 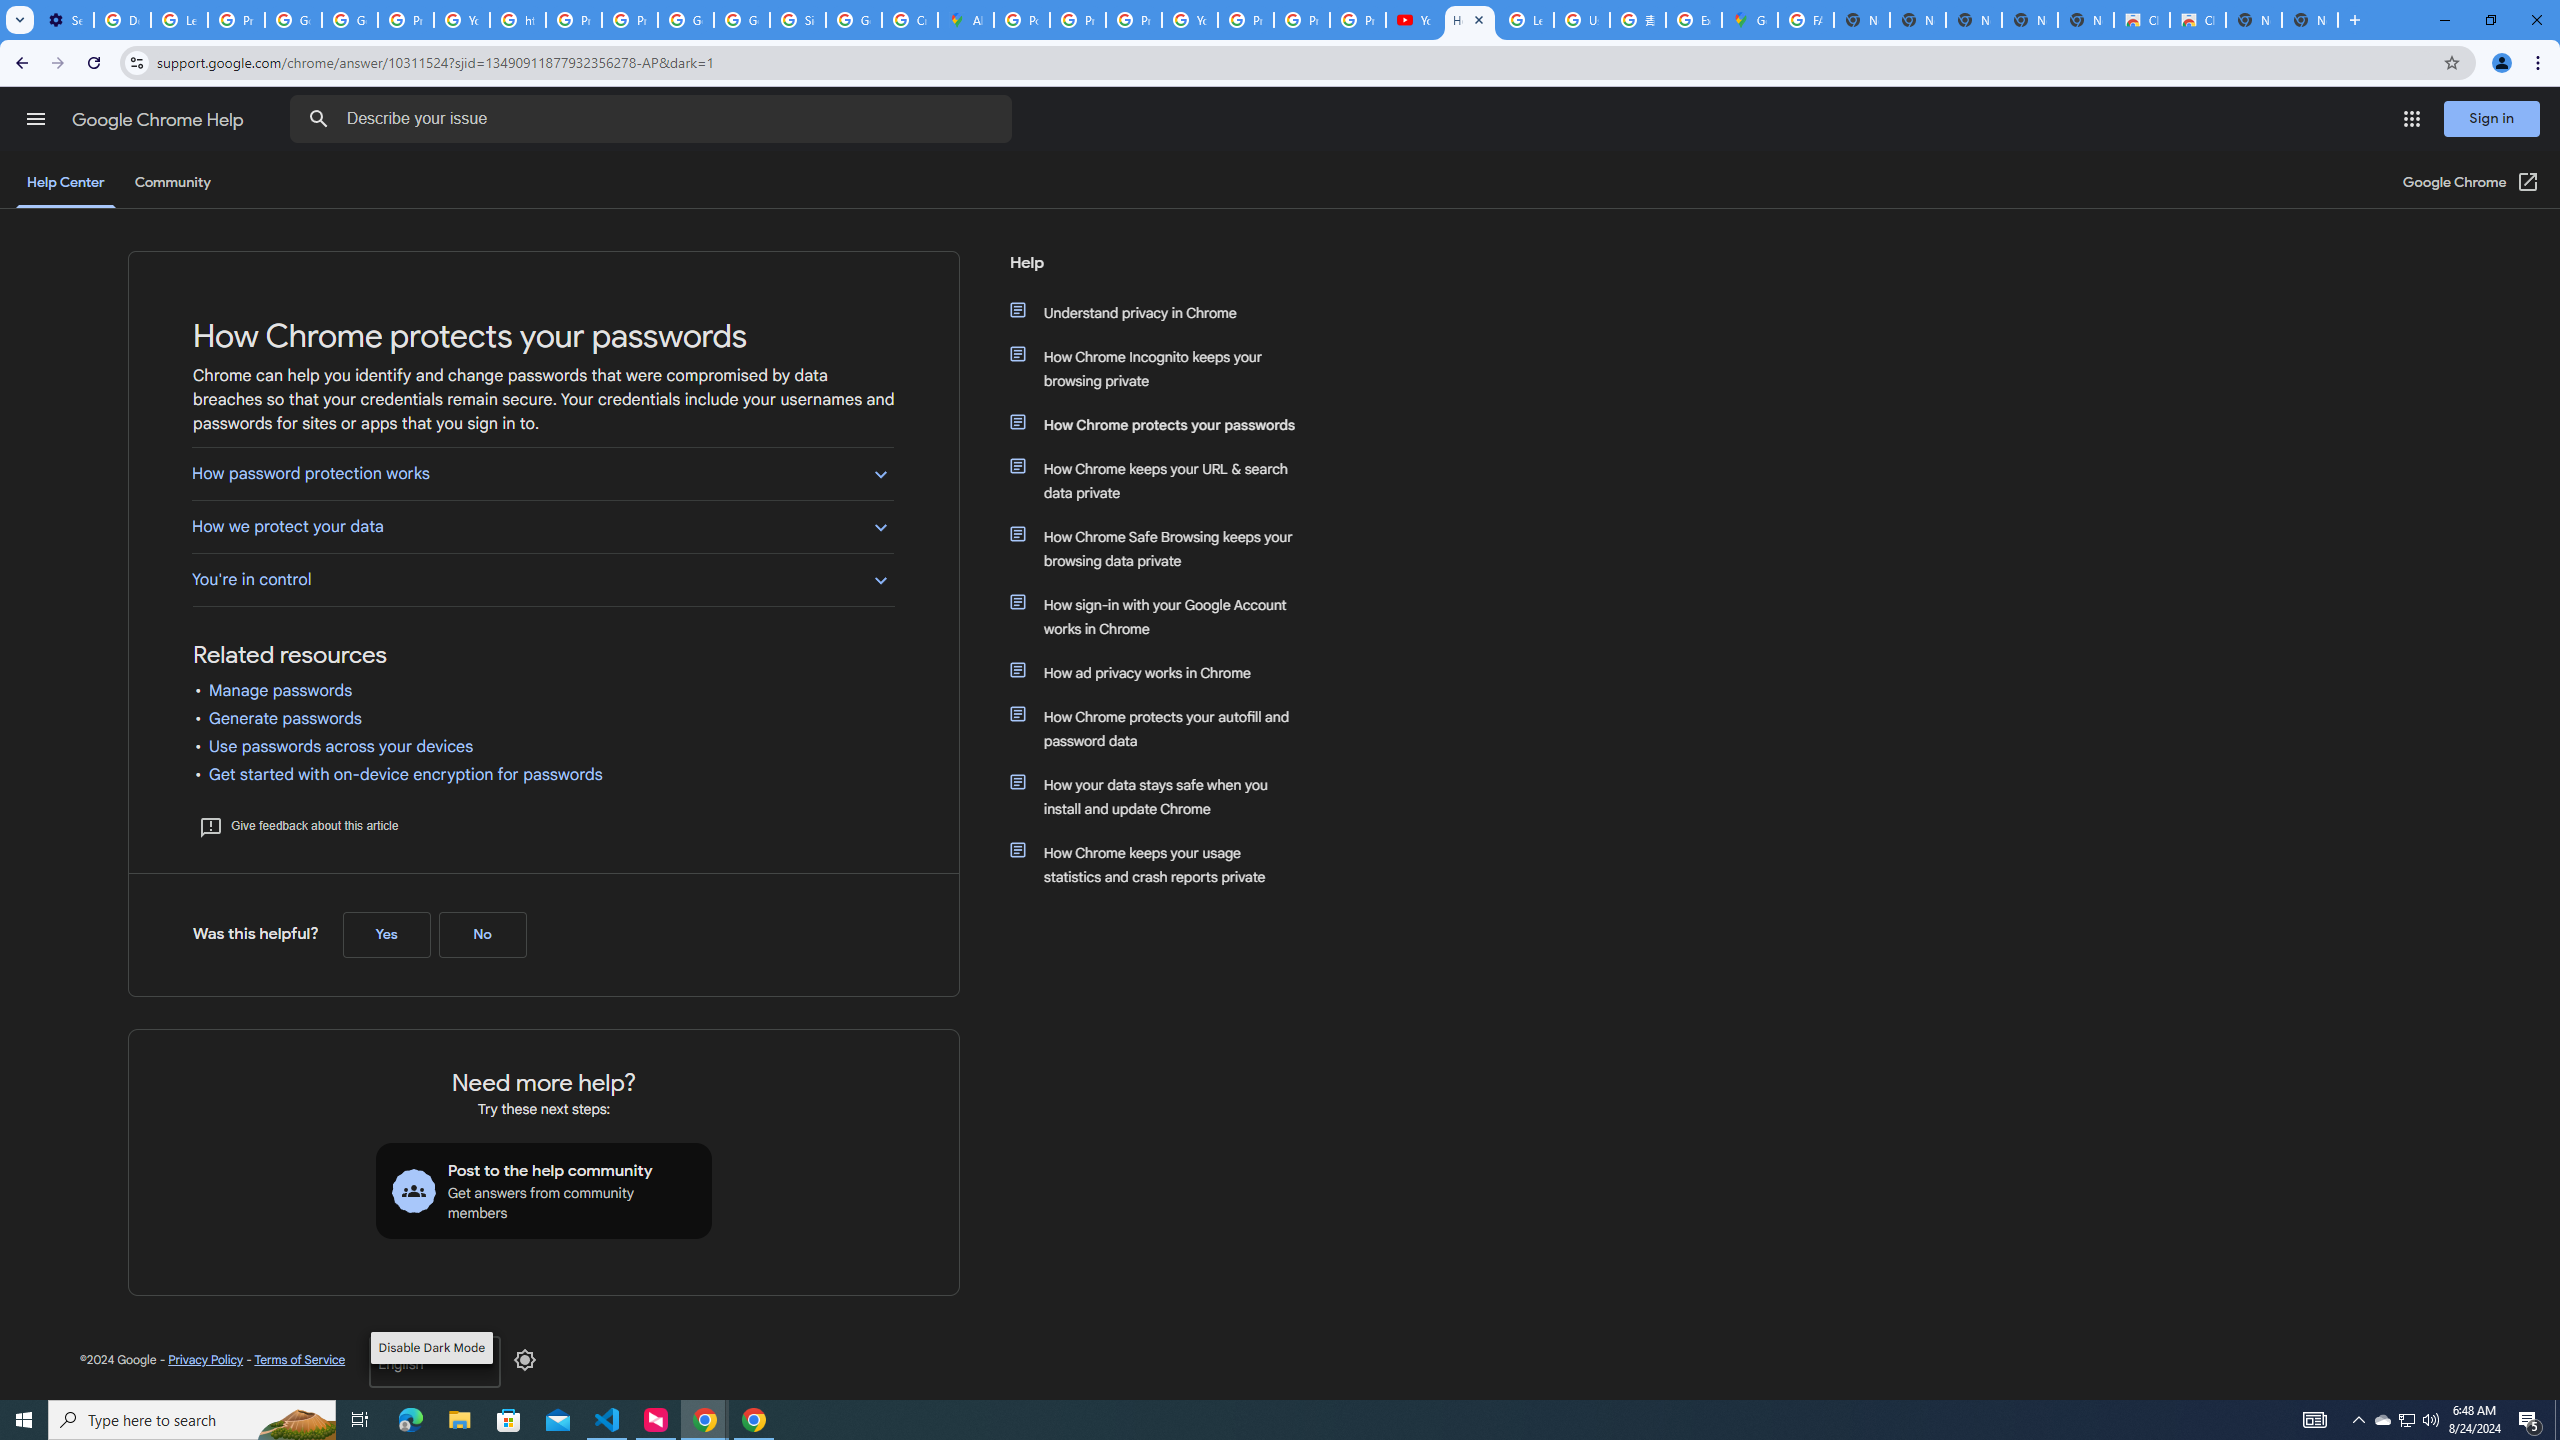 I want to click on 'Describe your issue', so click(x=653, y=118).